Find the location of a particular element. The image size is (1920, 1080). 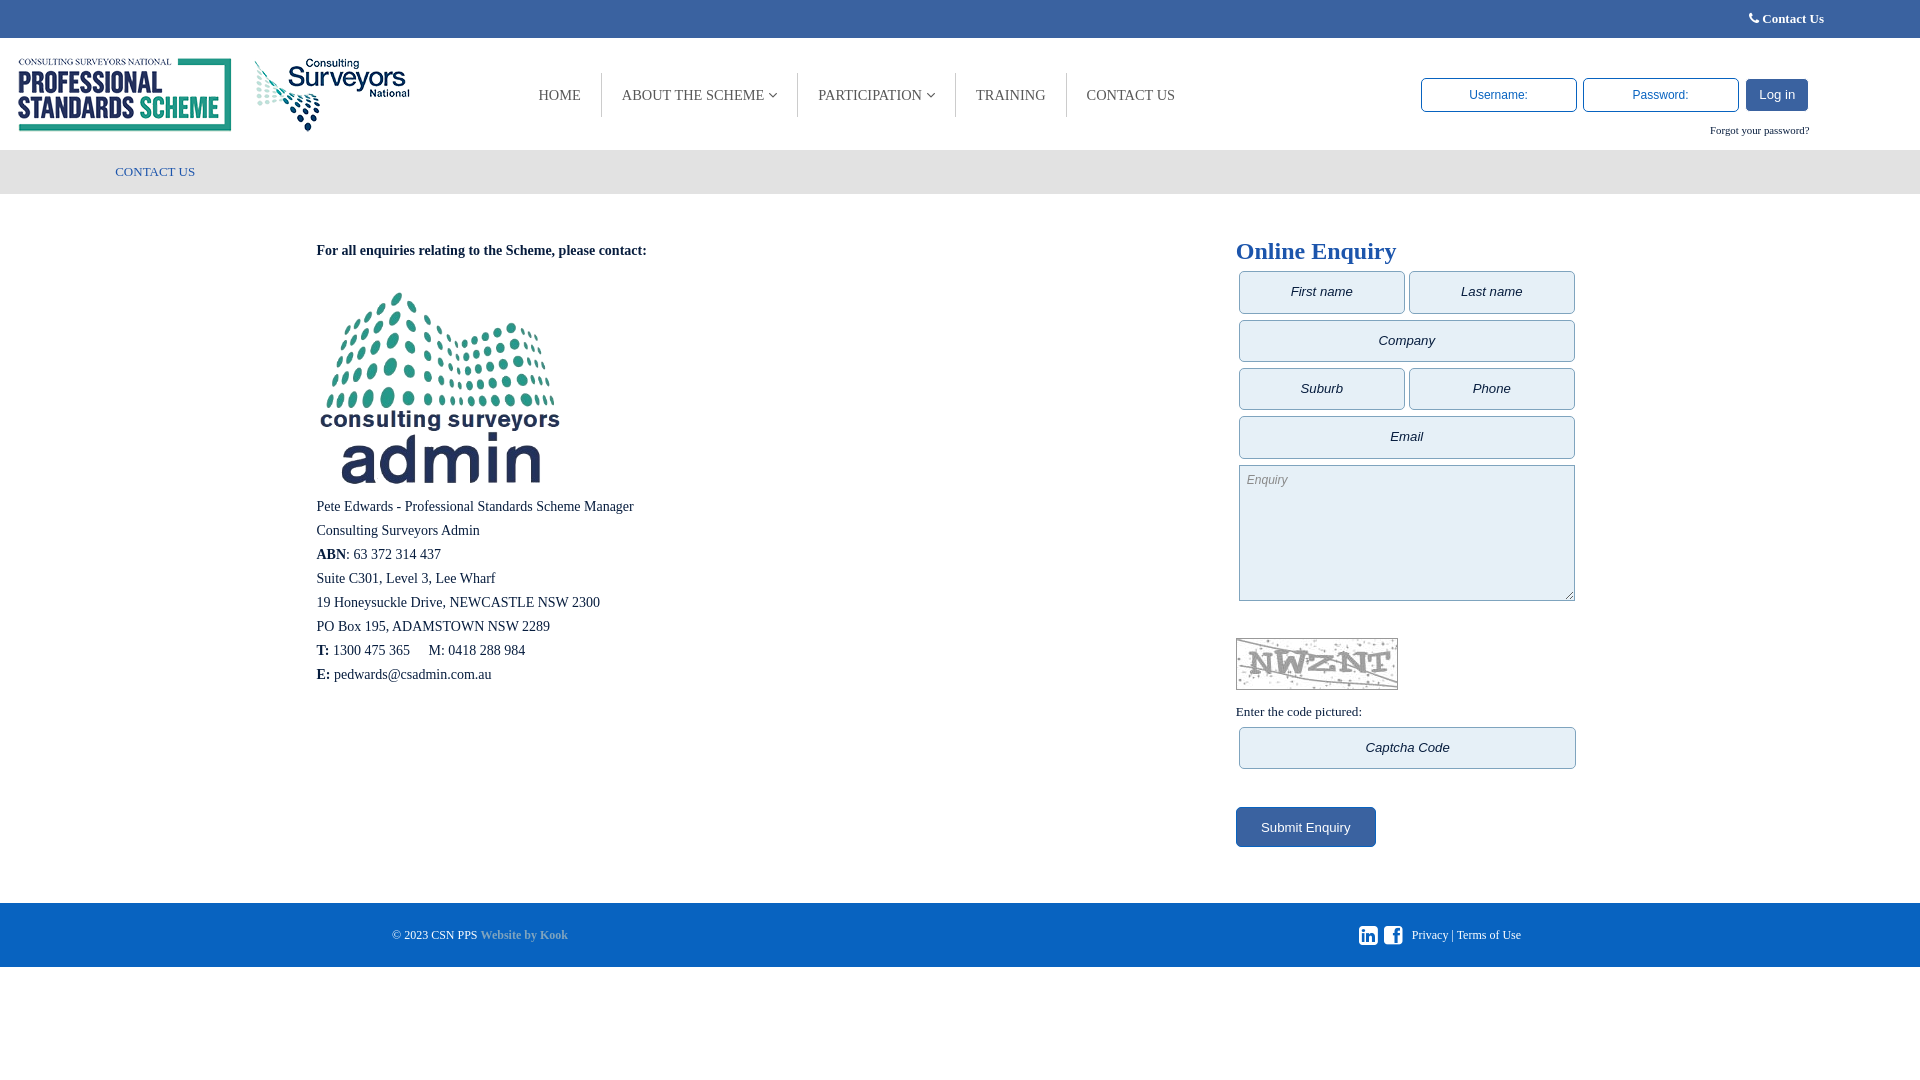

'TRAINING' is located at coordinates (1011, 95).